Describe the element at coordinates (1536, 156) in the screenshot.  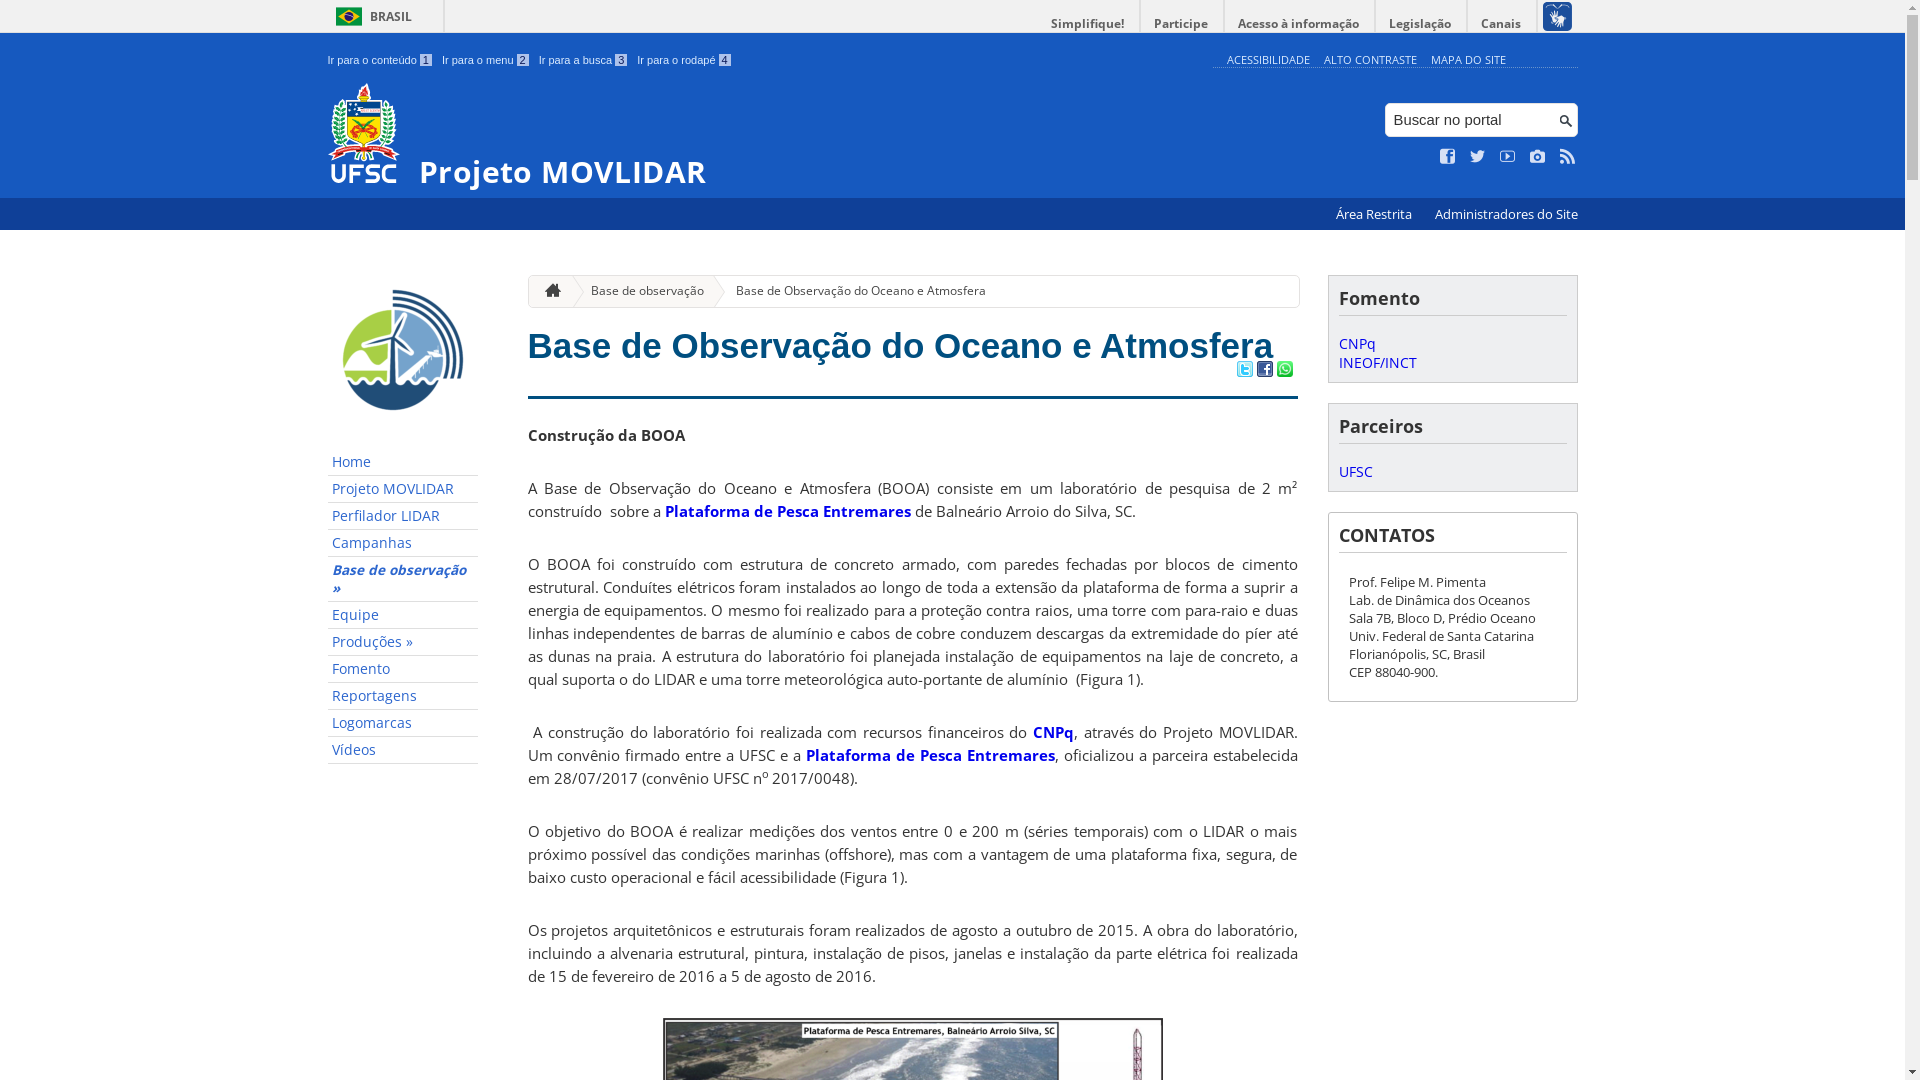
I see `'Veja no Instagram'` at that location.